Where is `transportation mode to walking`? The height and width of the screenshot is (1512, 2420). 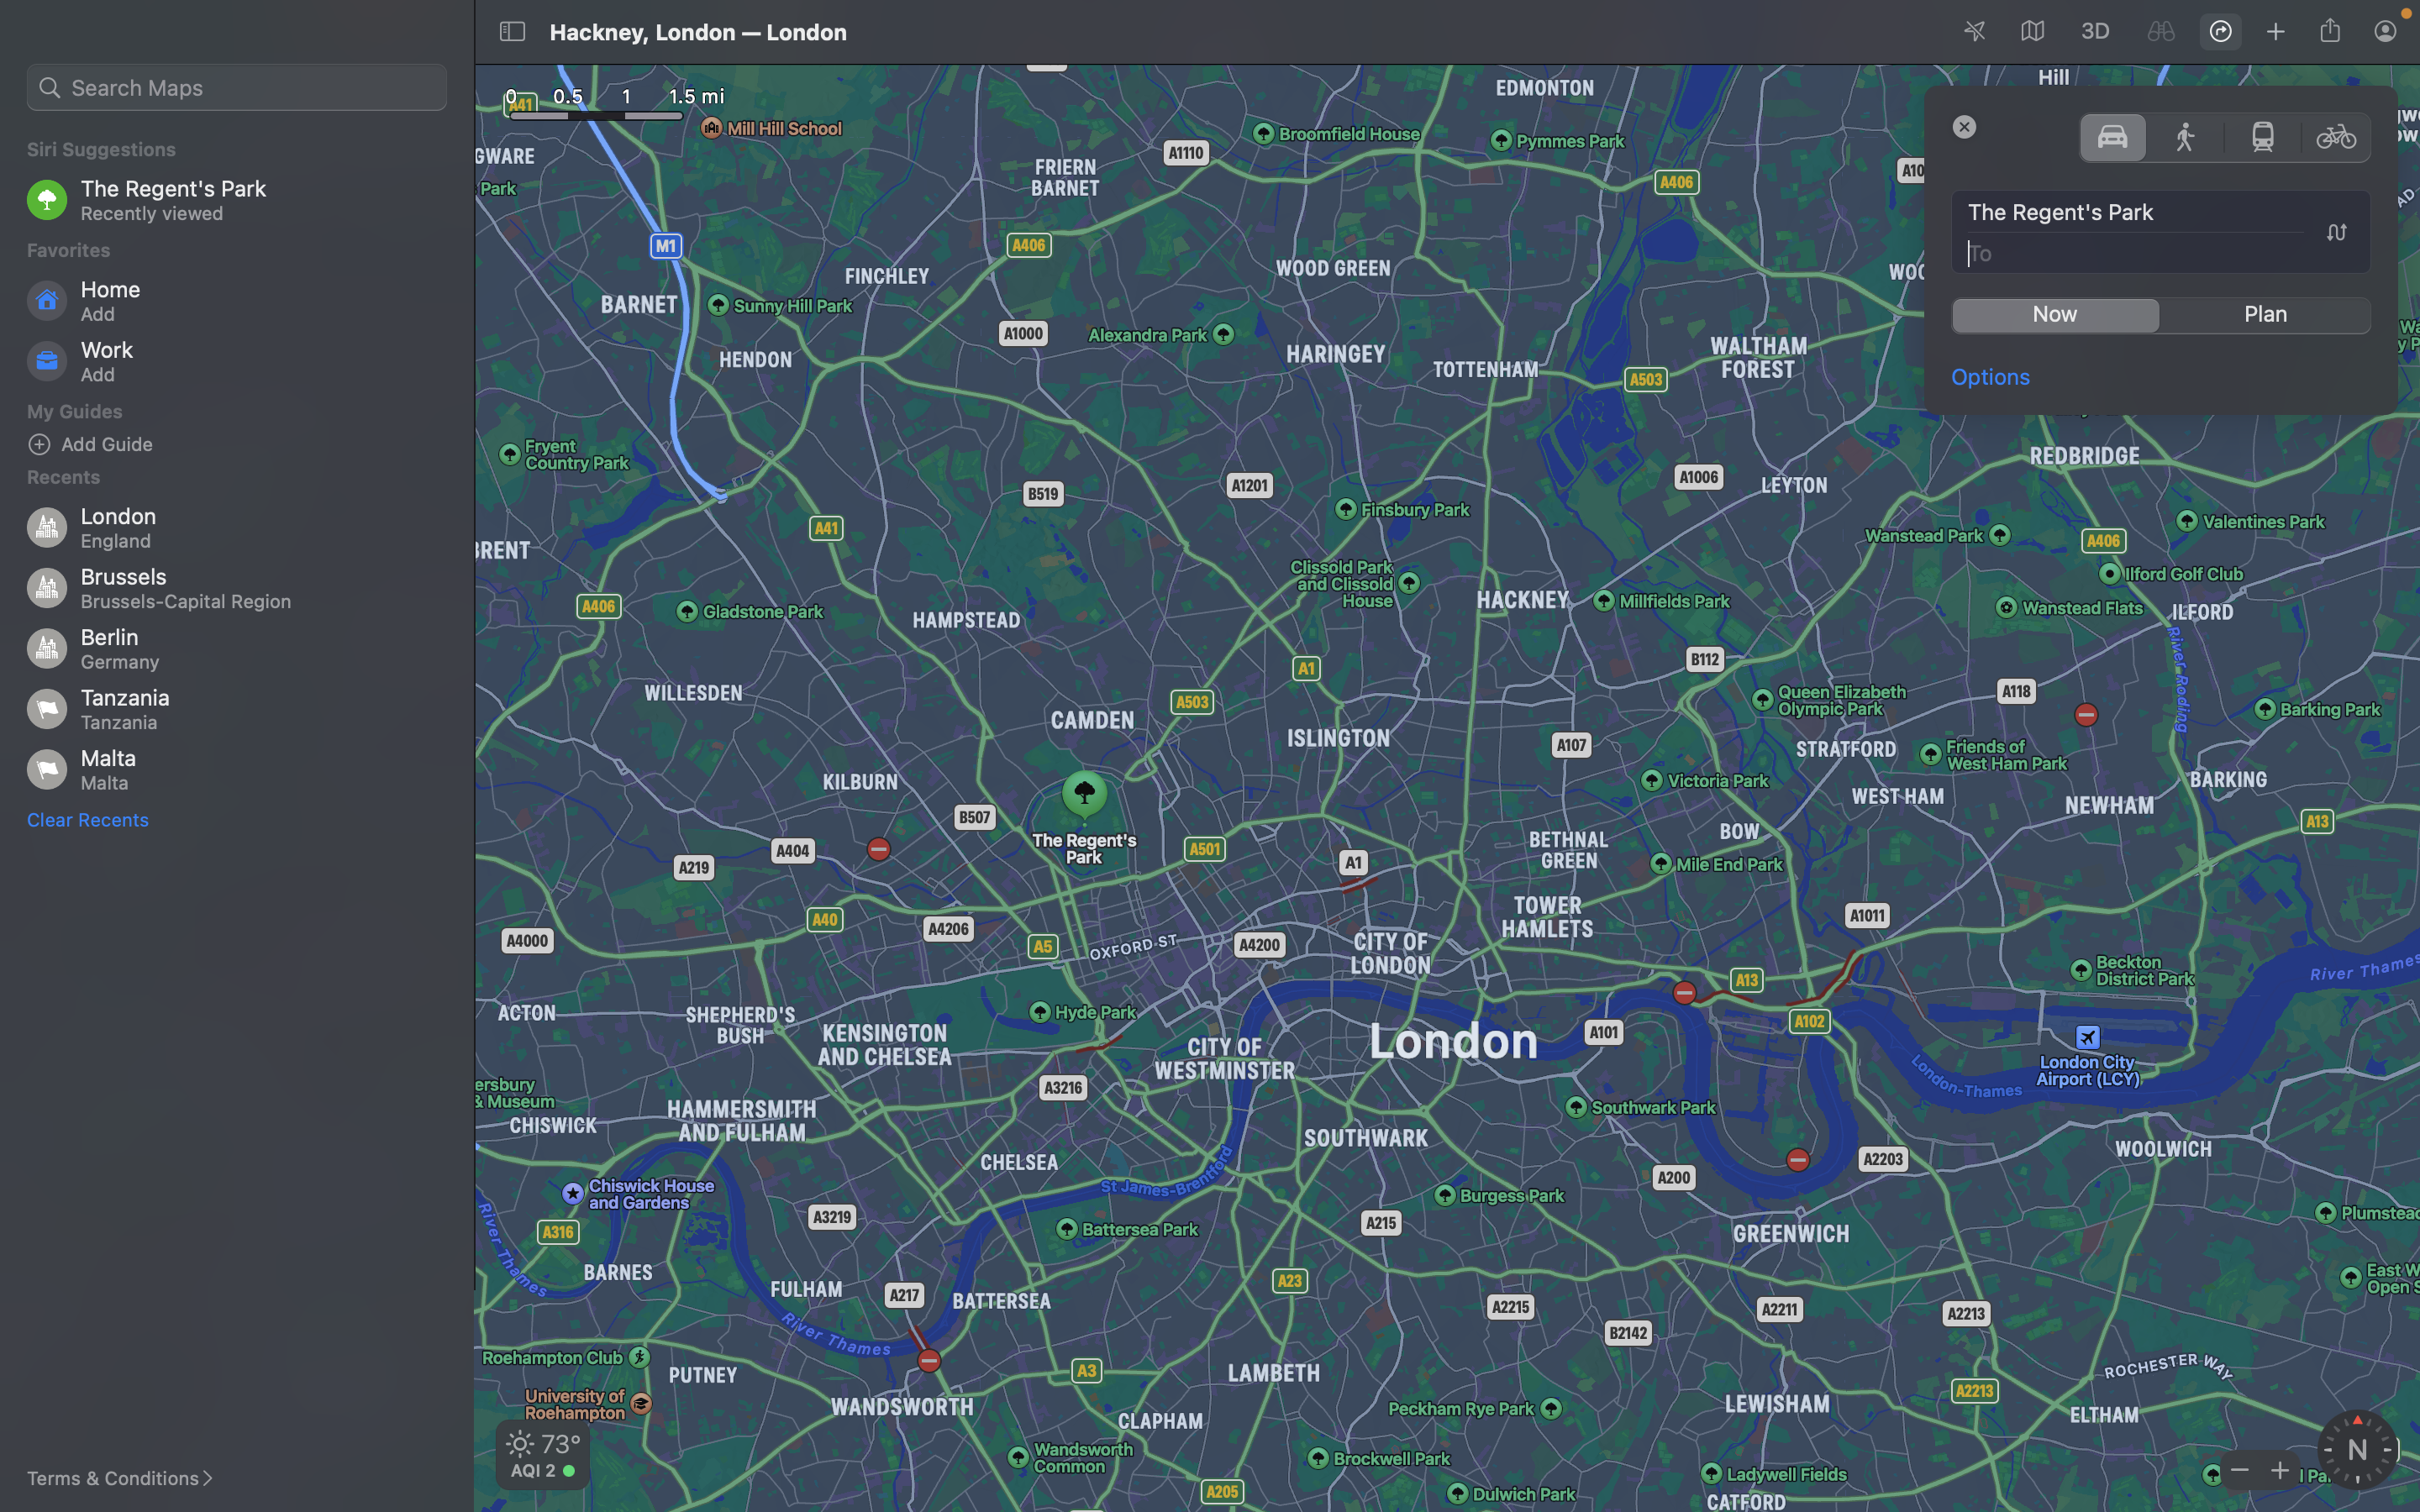
transportation mode to walking is located at coordinates (2186, 135).